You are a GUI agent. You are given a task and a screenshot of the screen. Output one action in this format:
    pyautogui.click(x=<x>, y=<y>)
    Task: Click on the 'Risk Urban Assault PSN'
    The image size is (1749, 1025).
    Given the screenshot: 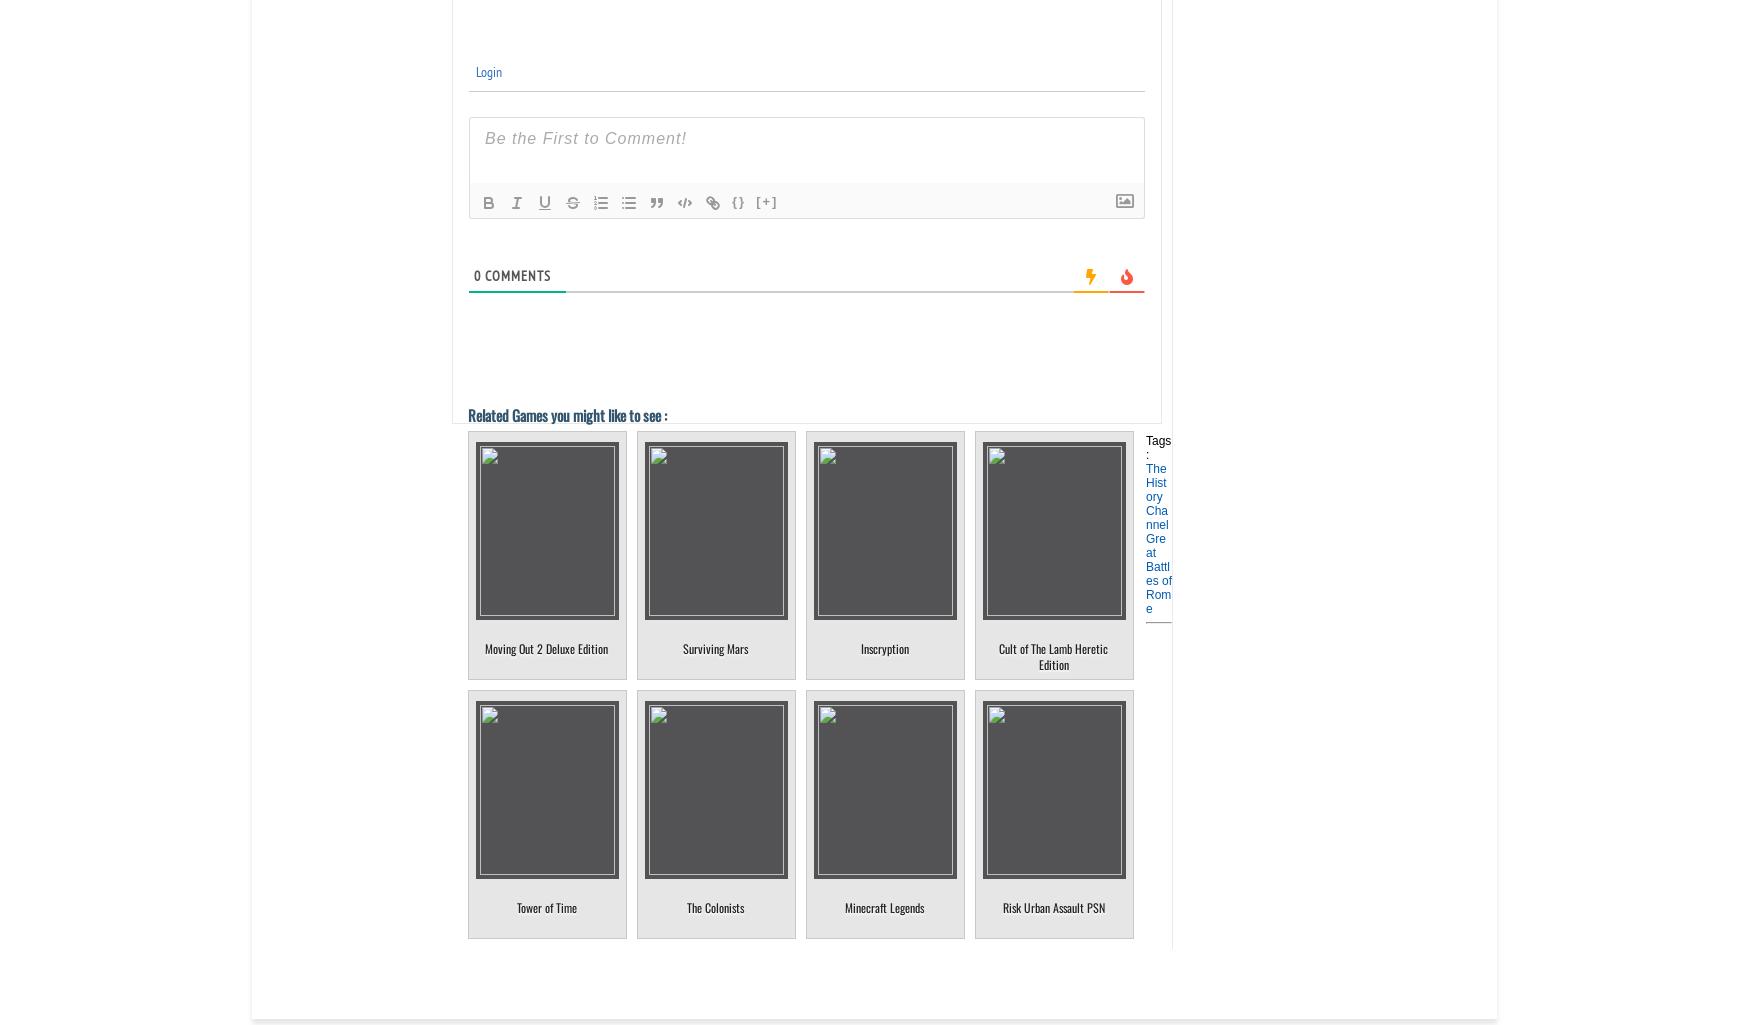 What is the action you would take?
    pyautogui.click(x=1001, y=906)
    